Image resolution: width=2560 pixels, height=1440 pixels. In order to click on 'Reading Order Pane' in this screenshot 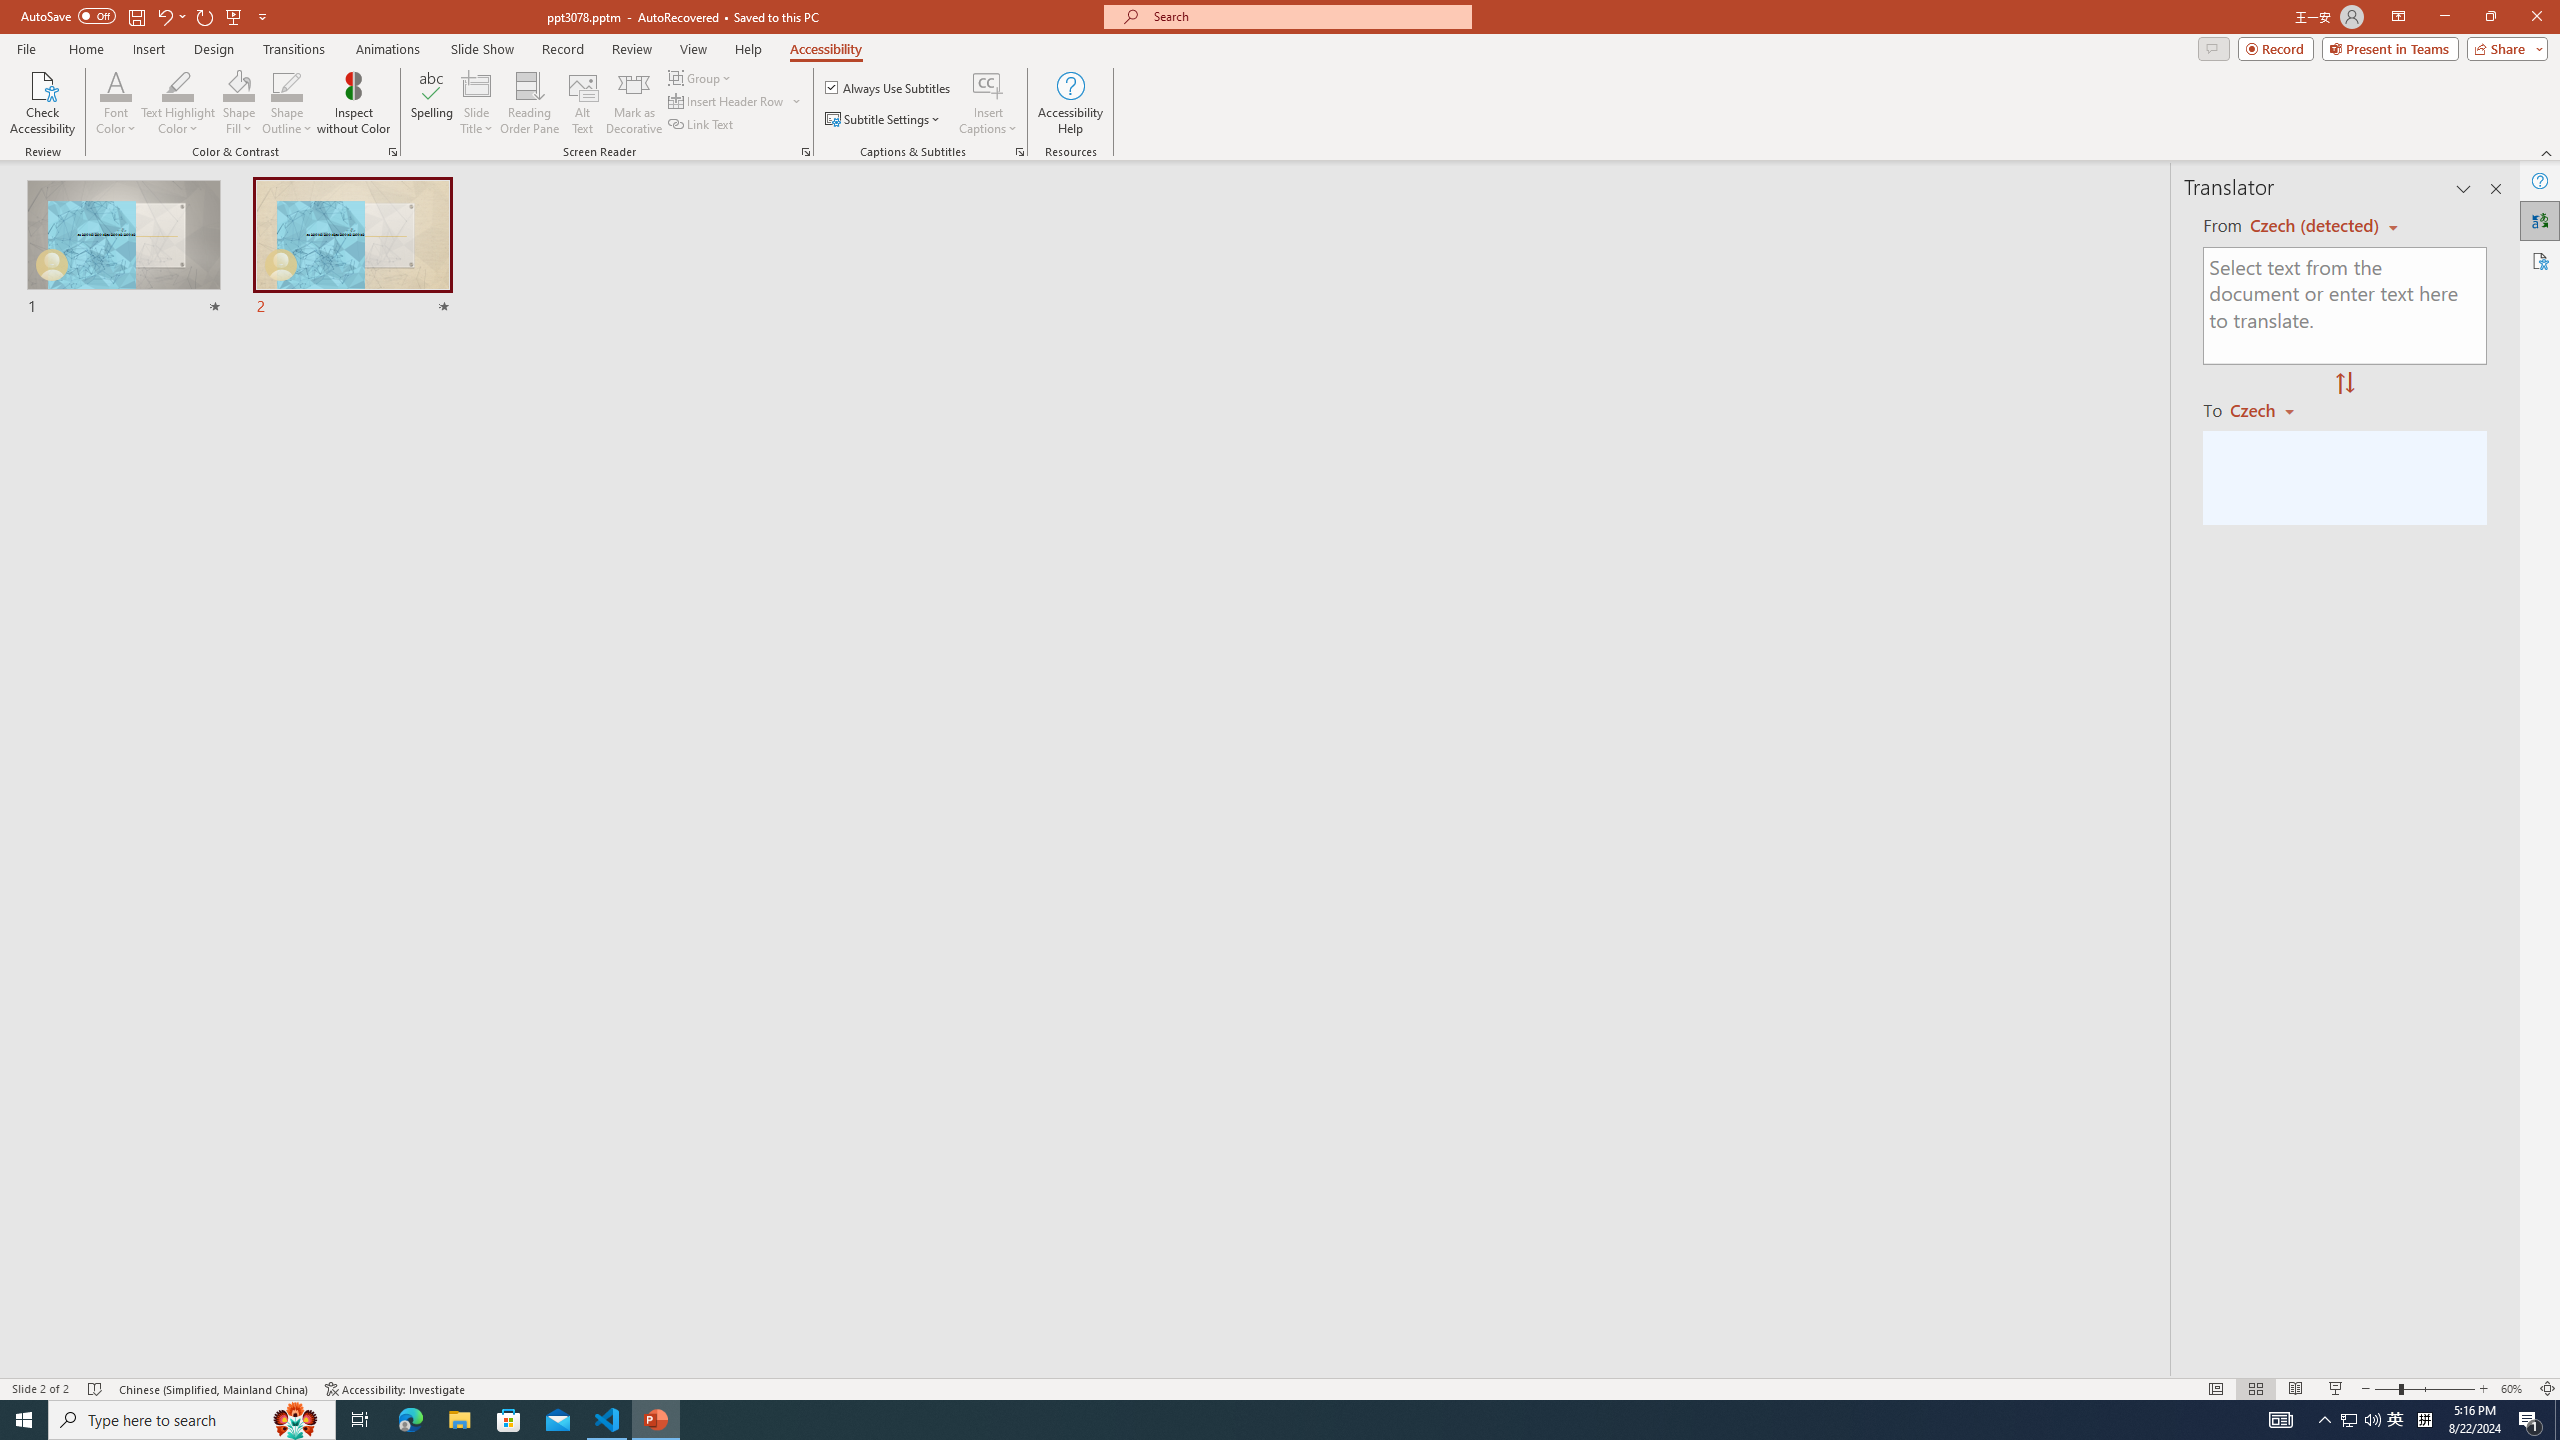, I will do `click(530, 103)`.